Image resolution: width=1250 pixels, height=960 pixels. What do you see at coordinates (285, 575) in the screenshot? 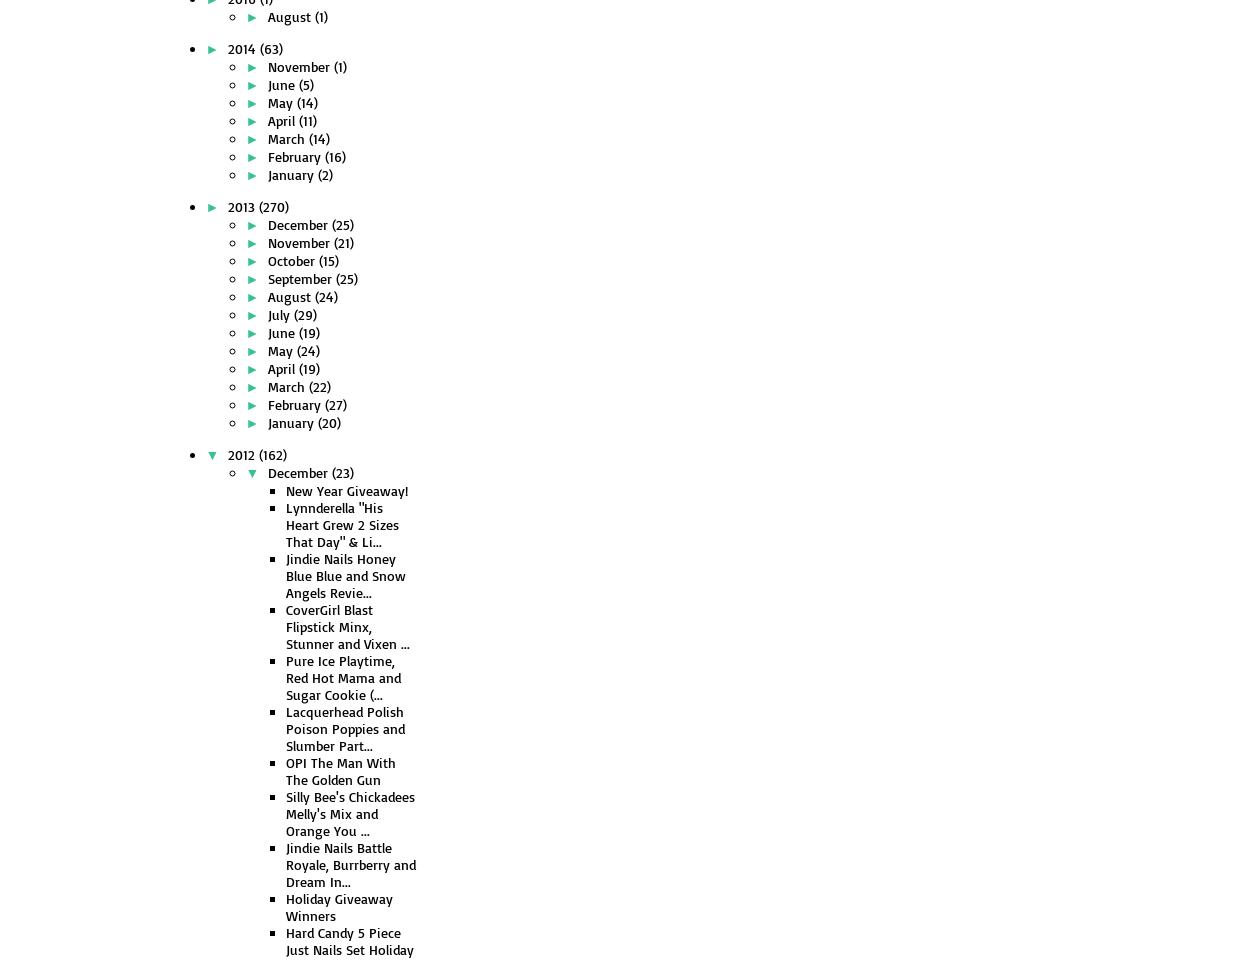
I see `'Jindie Nails Honey Blue Blue and Snow Angels Revie...'` at bounding box center [285, 575].